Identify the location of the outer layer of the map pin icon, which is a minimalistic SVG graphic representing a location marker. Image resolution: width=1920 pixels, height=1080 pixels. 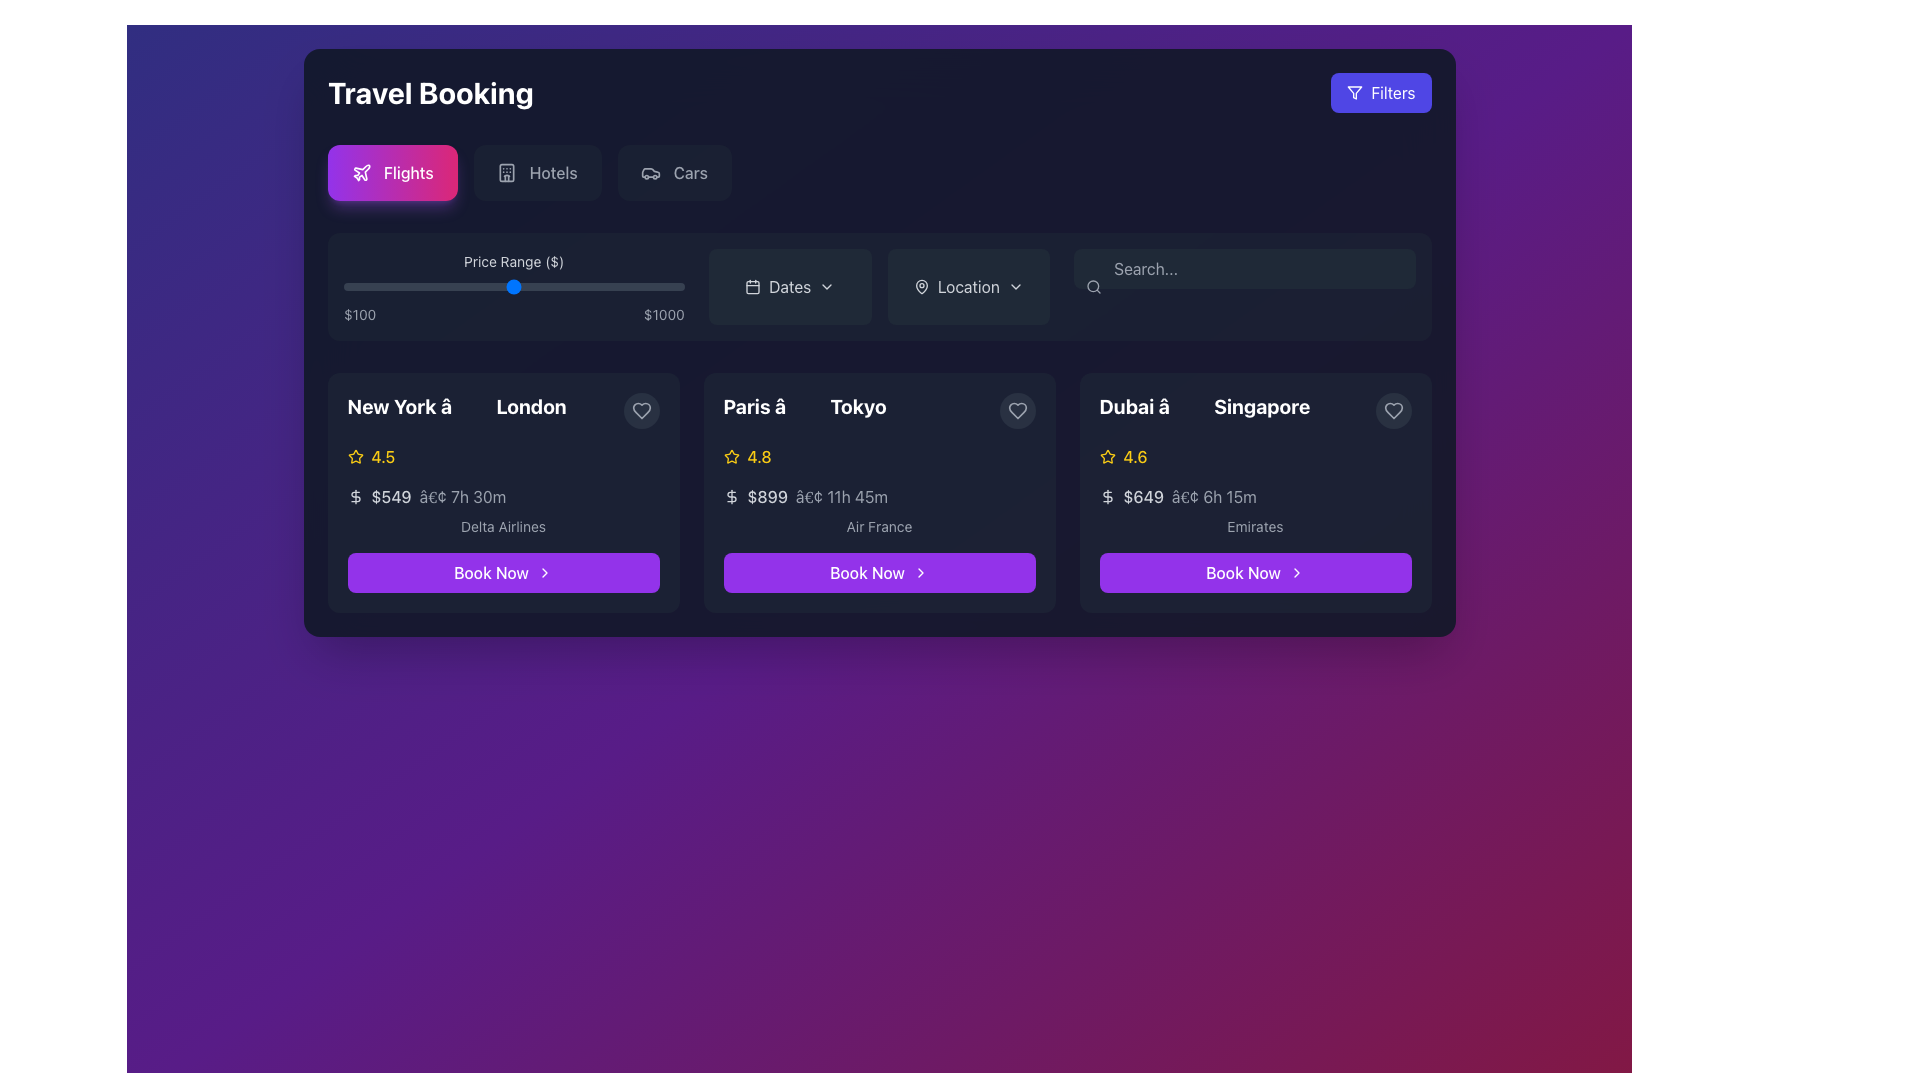
(920, 286).